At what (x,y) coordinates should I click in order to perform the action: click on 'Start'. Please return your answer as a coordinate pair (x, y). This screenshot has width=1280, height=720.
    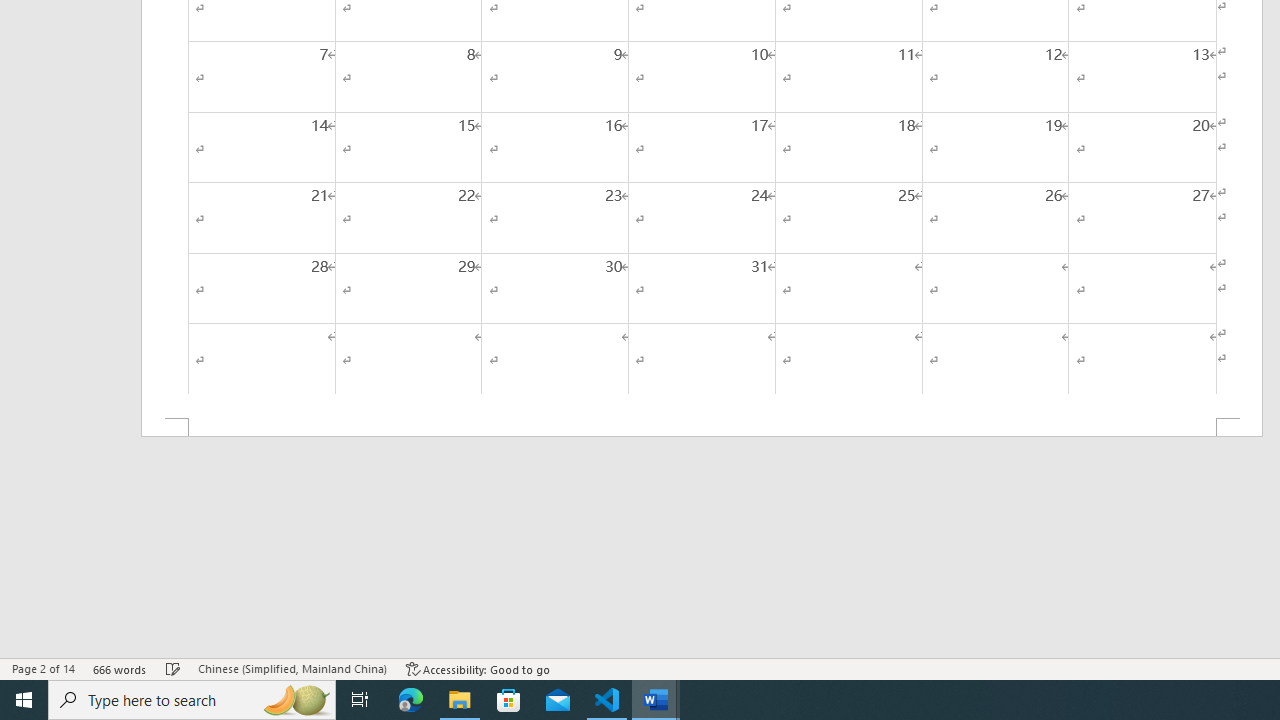
    Looking at the image, I should click on (24, 698).